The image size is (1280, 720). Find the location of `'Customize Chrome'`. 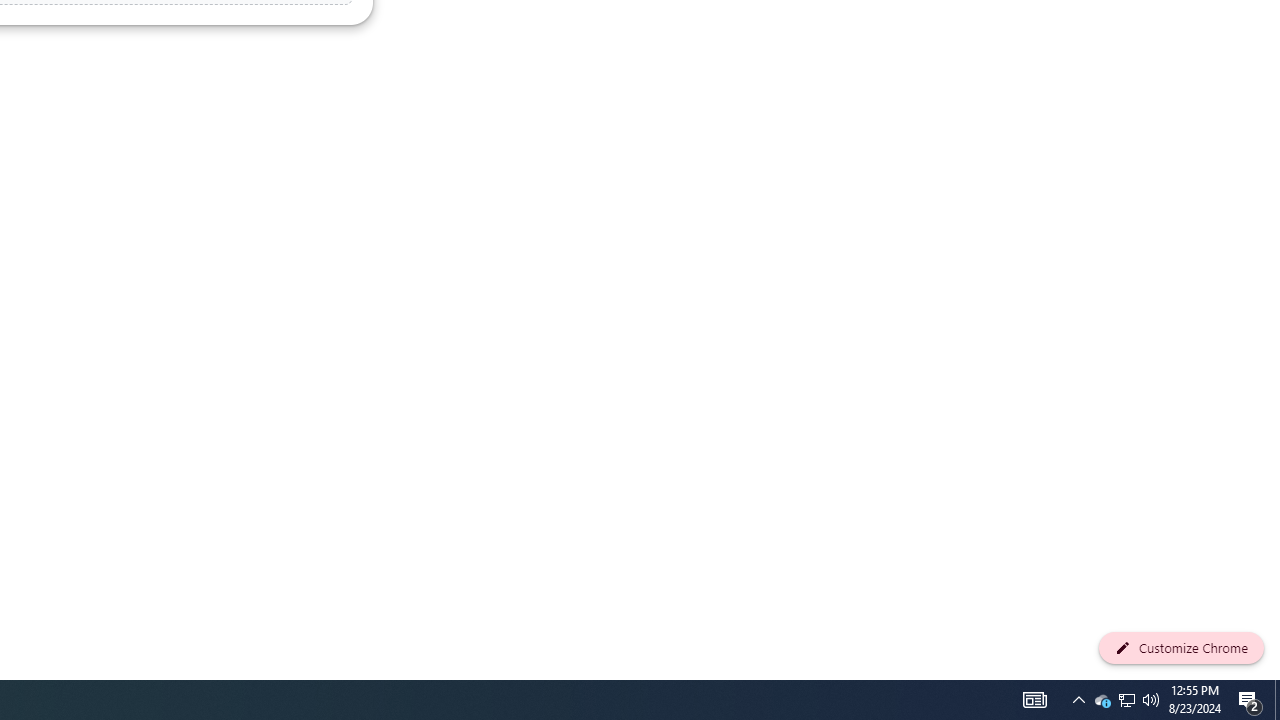

'Customize Chrome' is located at coordinates (1181, 648).